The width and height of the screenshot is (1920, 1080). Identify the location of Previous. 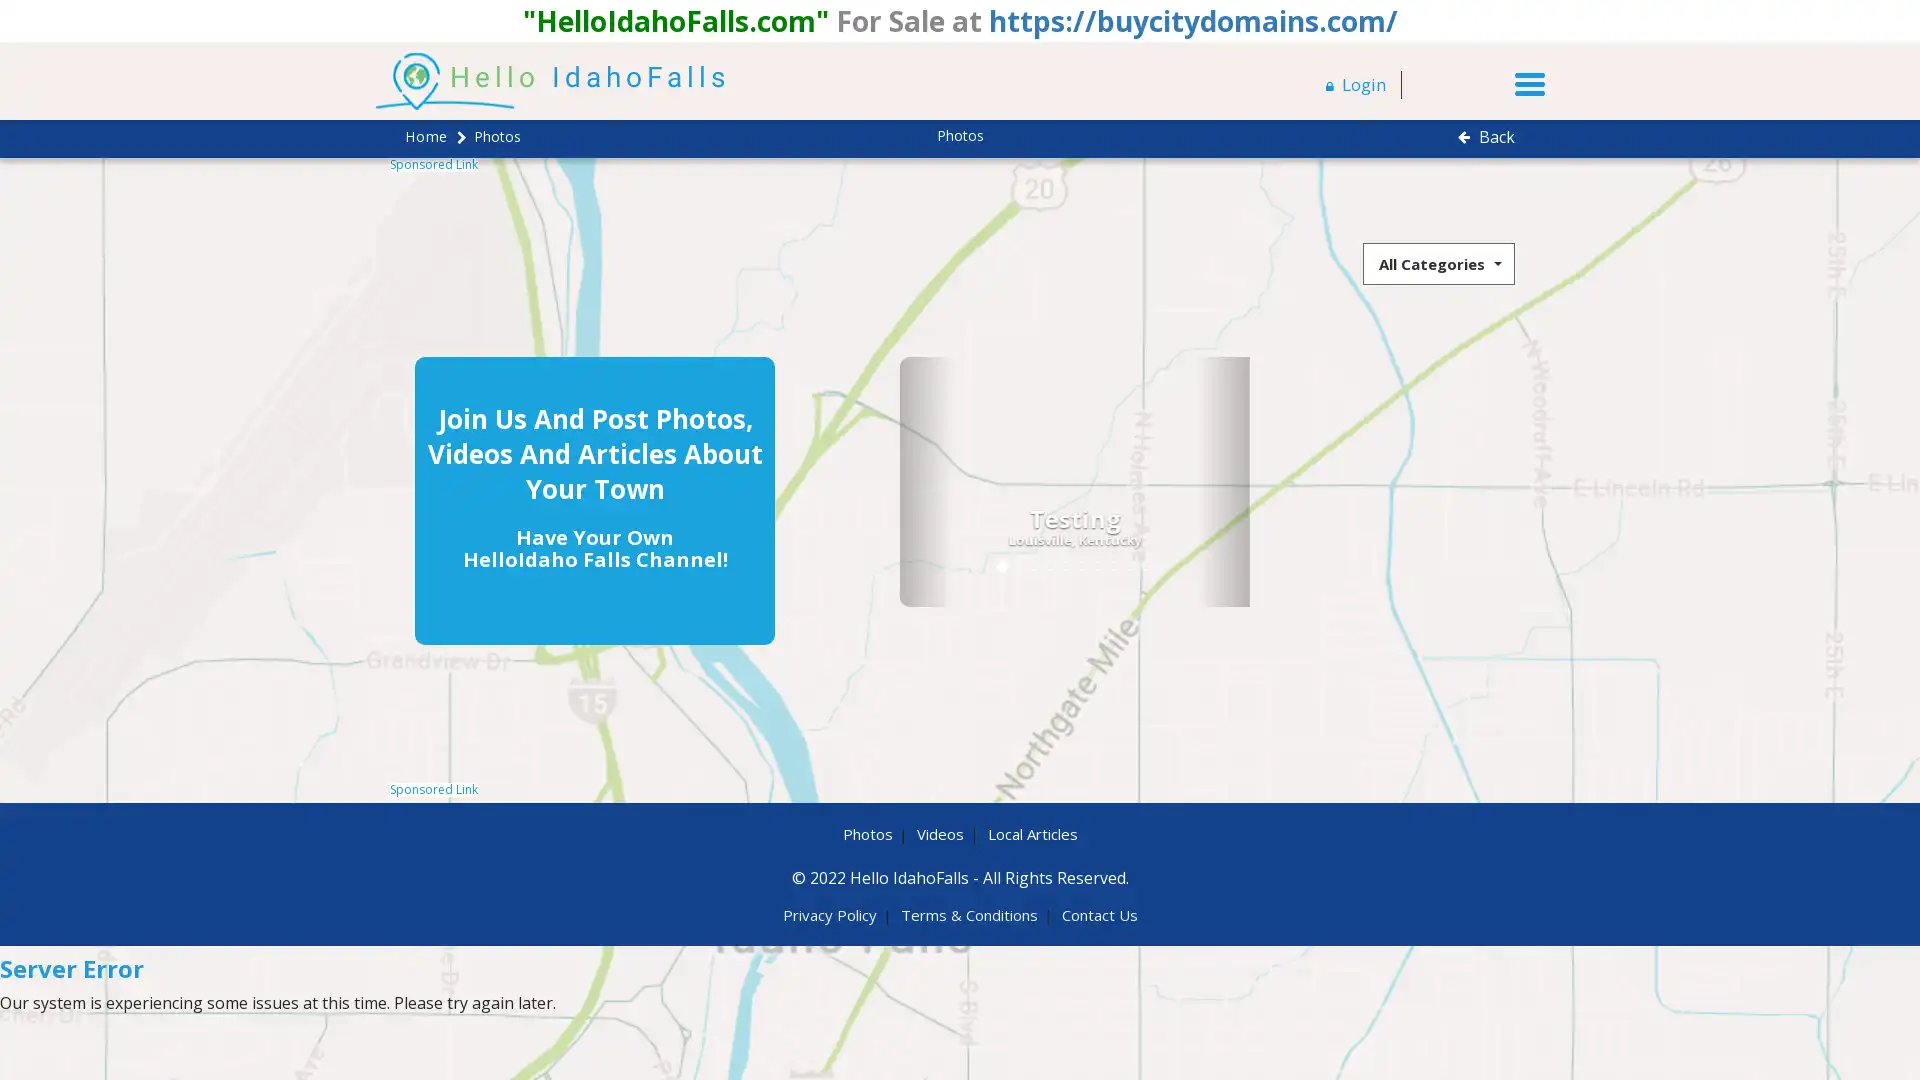
(820, 481).